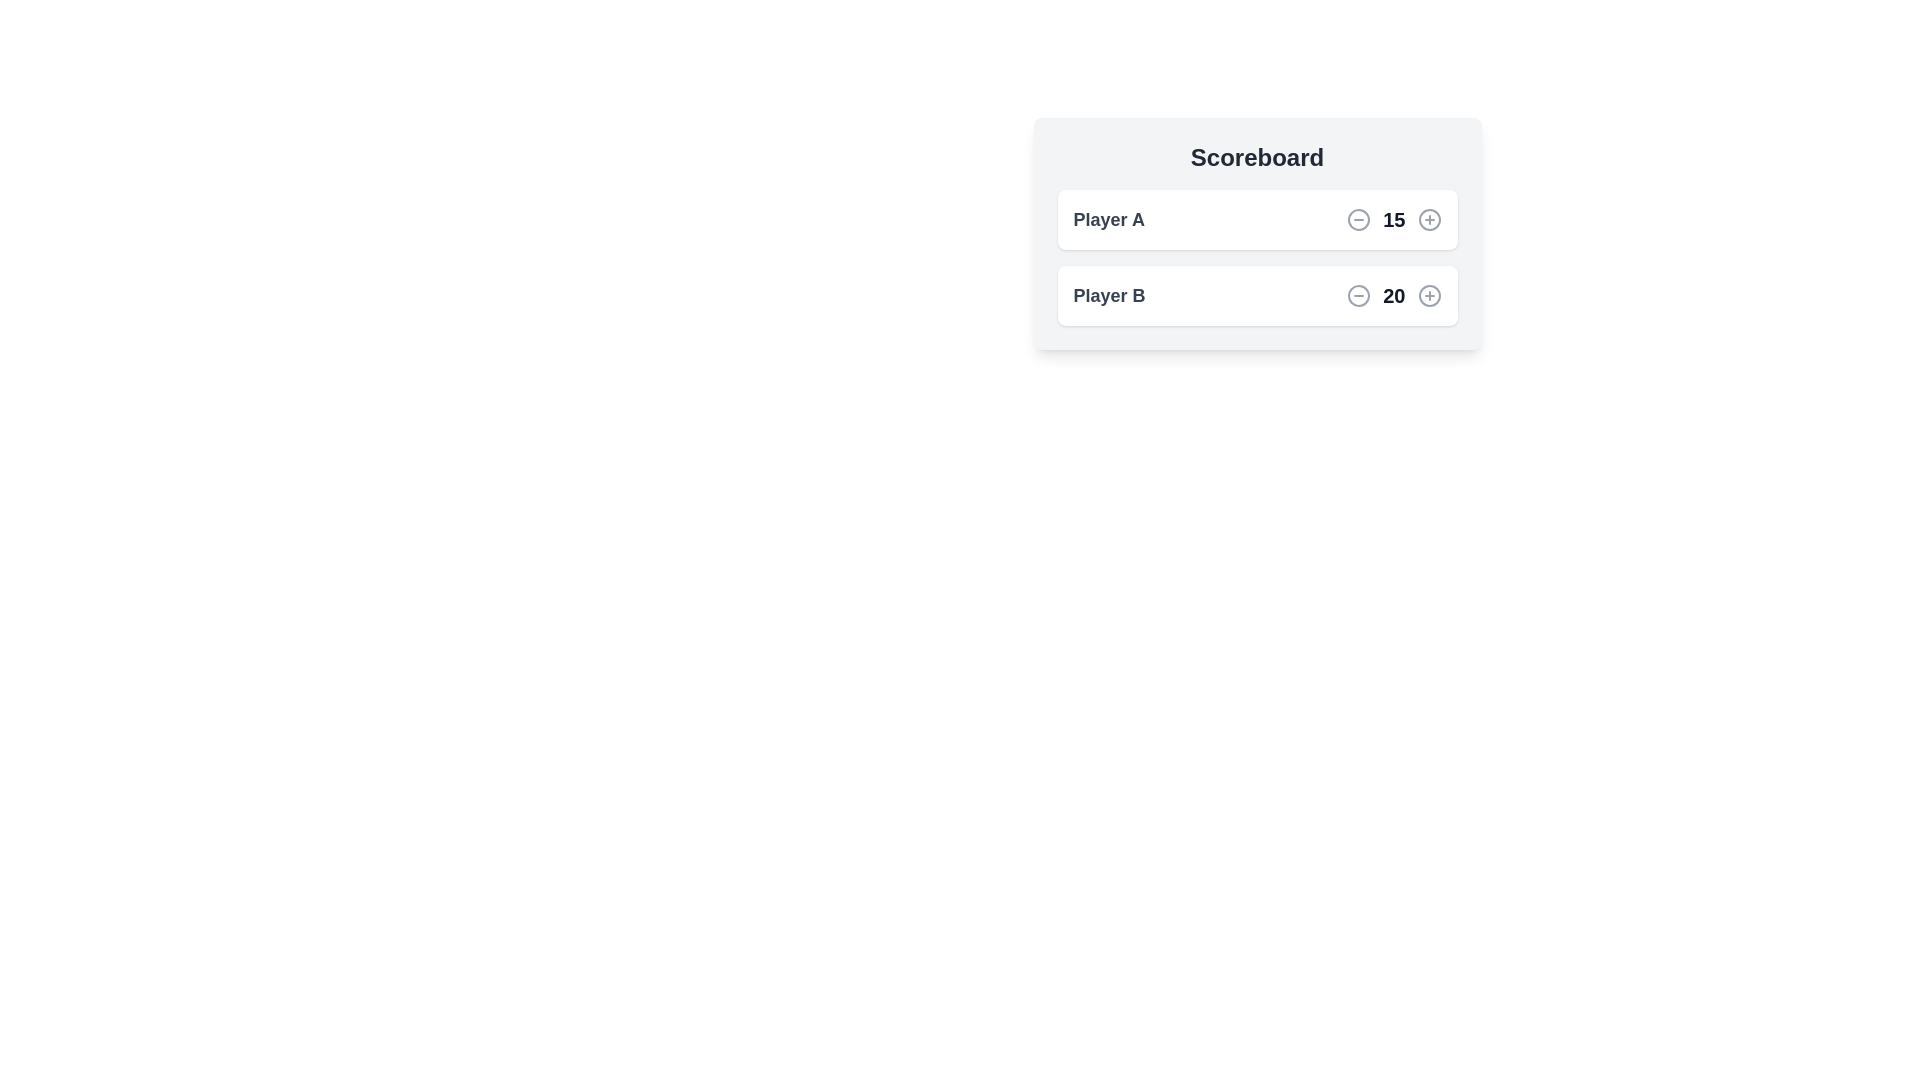  I want to click on the increment button for Player B on the scoreboard, located to the far right next to the number '20', to change its color, so click(1428, 296).